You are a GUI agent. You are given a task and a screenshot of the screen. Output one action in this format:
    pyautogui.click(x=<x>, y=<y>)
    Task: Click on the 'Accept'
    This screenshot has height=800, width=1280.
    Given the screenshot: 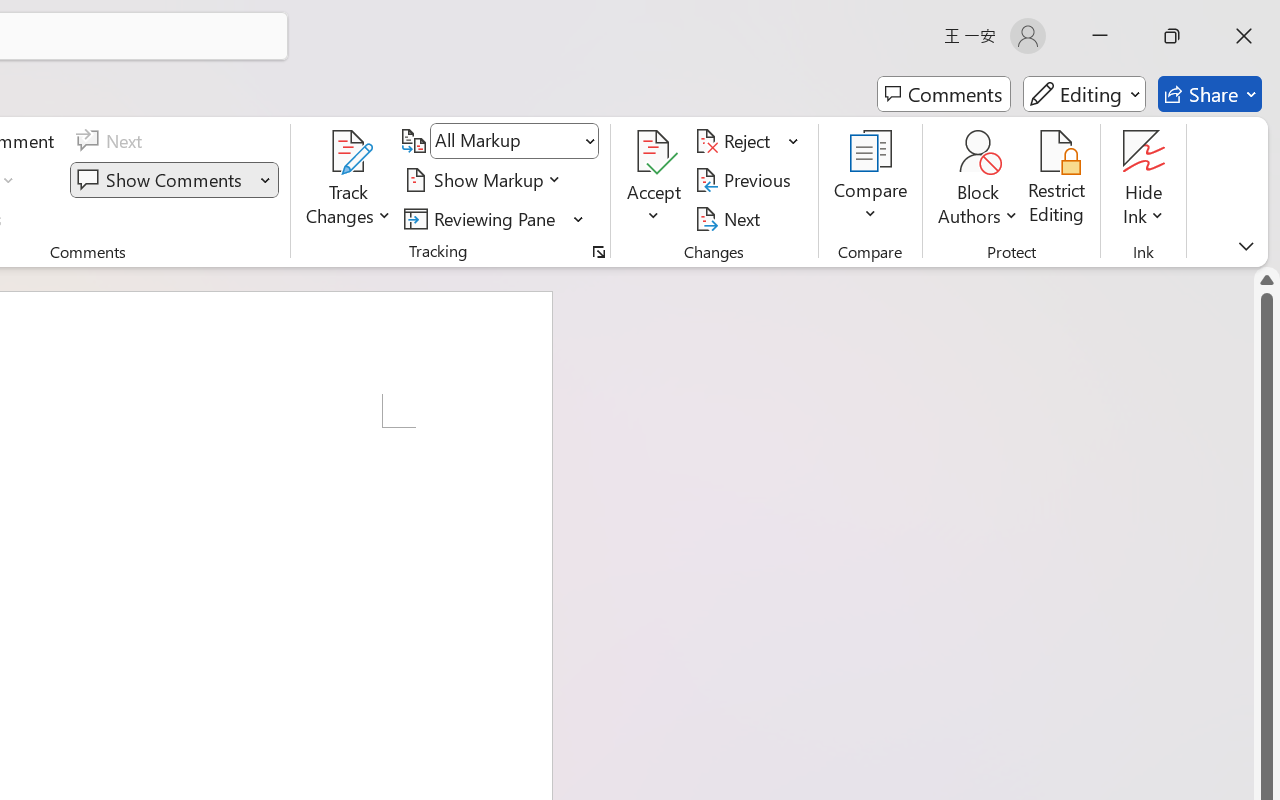 What is the action you would take?
    pyautogui.click(x=654, y=179)
    